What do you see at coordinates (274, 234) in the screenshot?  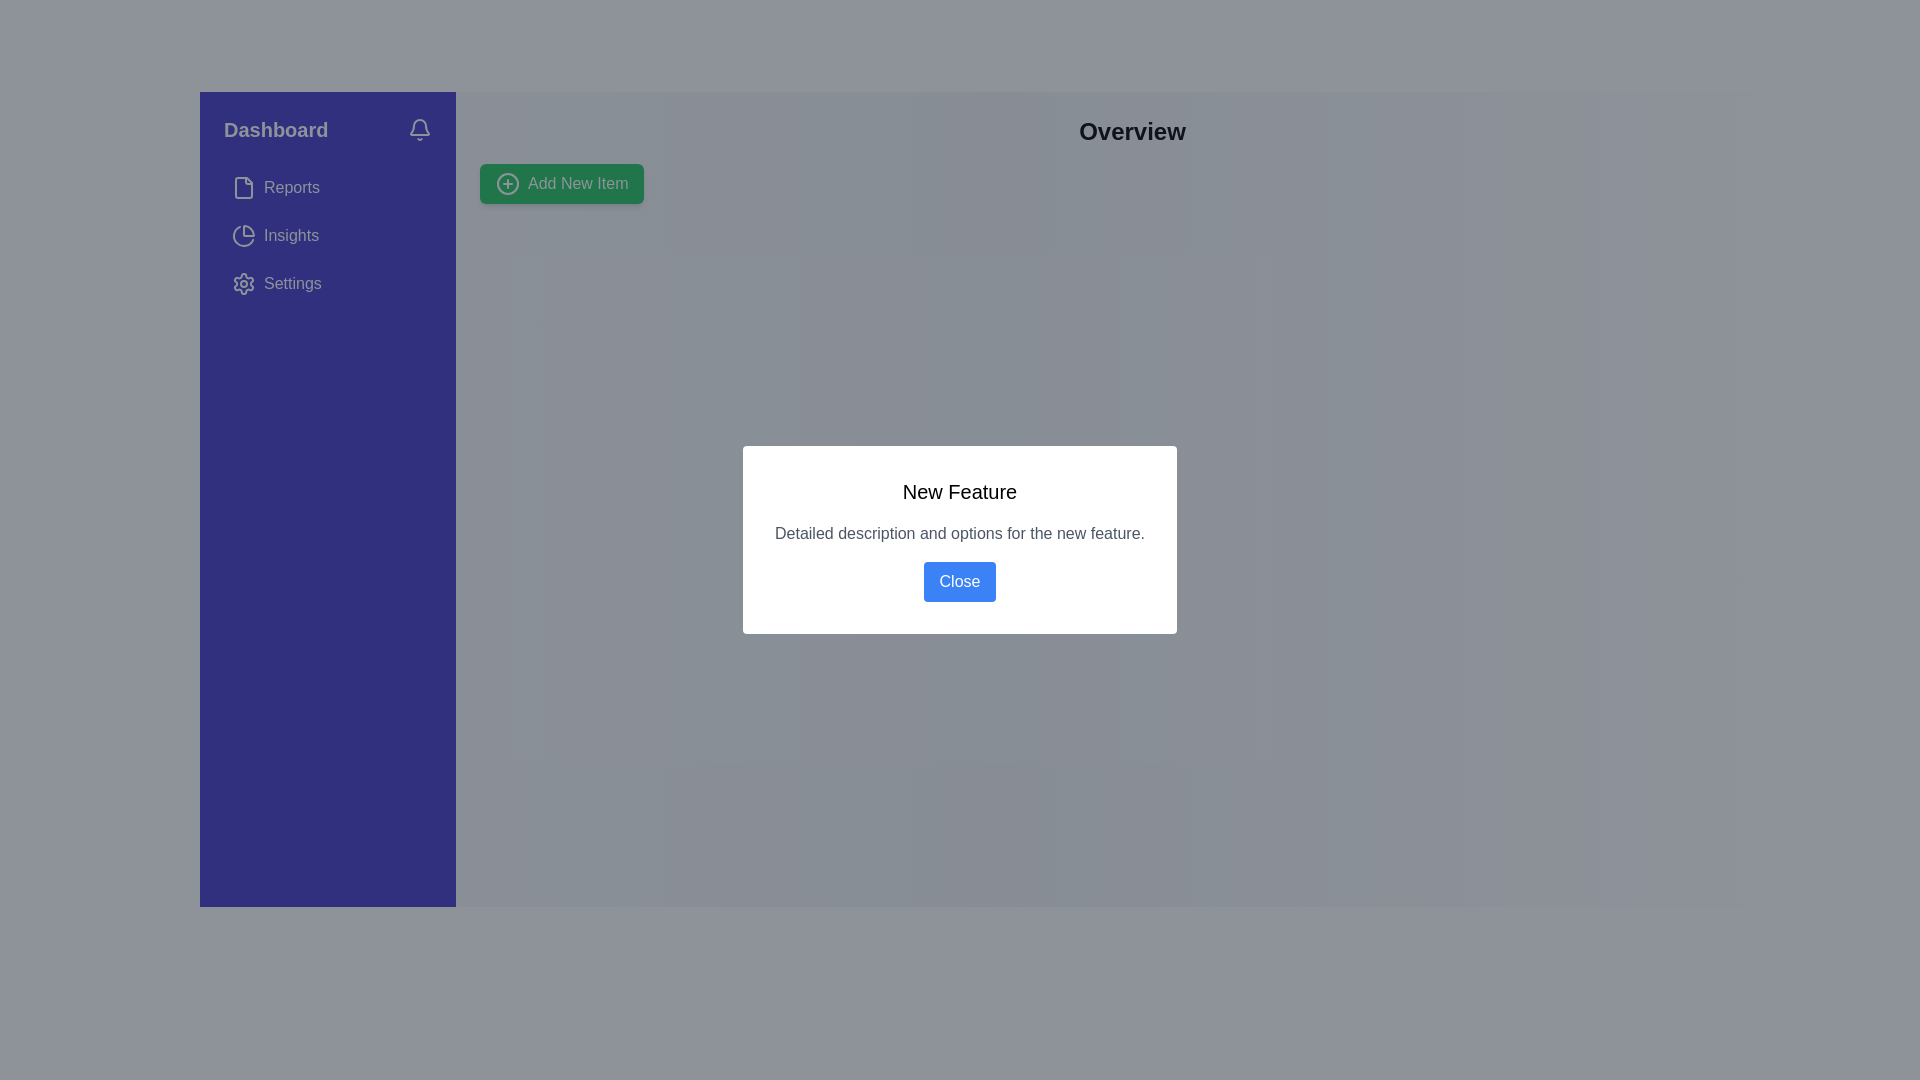 I see `the 'Insights' button, which is the second item in the vertical sidebar list, located directly beneath 'Reports' and above 'Settings', to activate the hover styling effect` at bounding box center [274, 234].